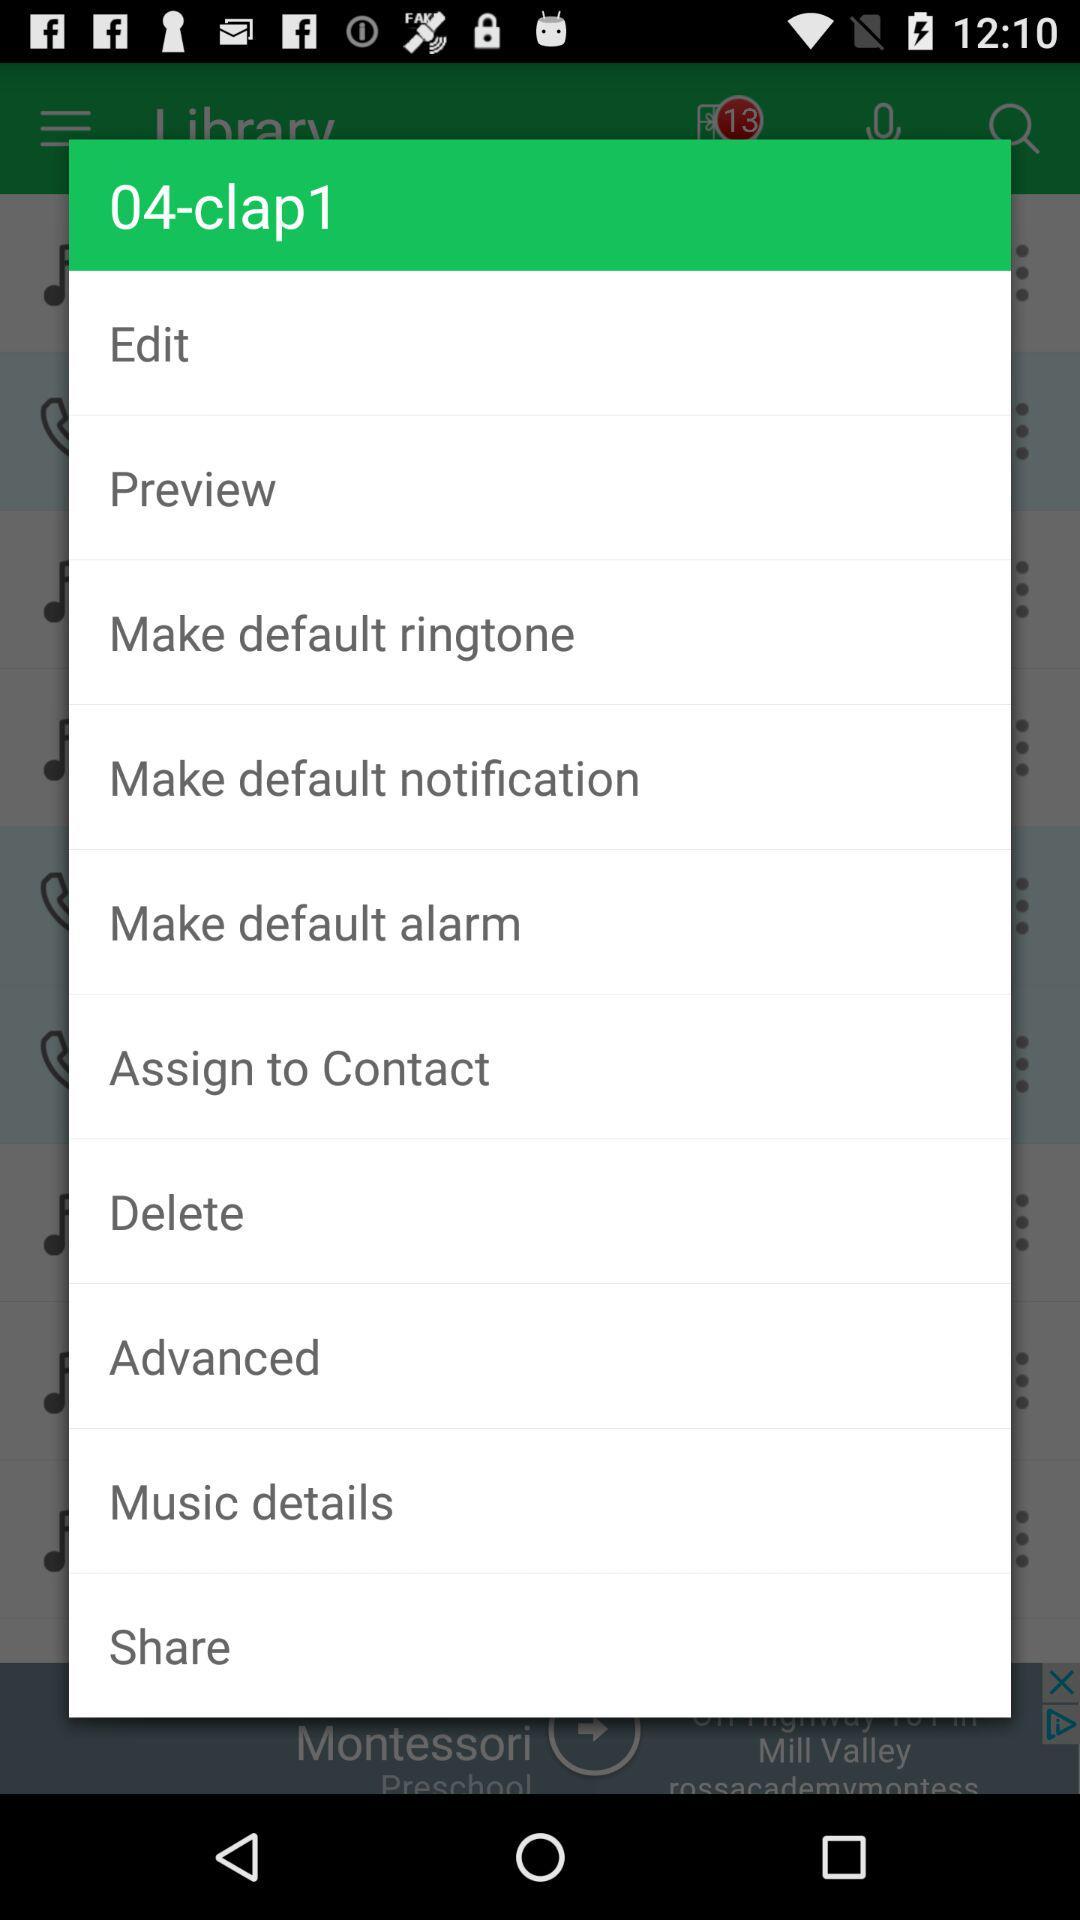 Image resolution: width=1080 pixels, height=1920 pixels. Describe the element at coordinates (540, 1355) in the screenshot. I see `advanced app` at that location.